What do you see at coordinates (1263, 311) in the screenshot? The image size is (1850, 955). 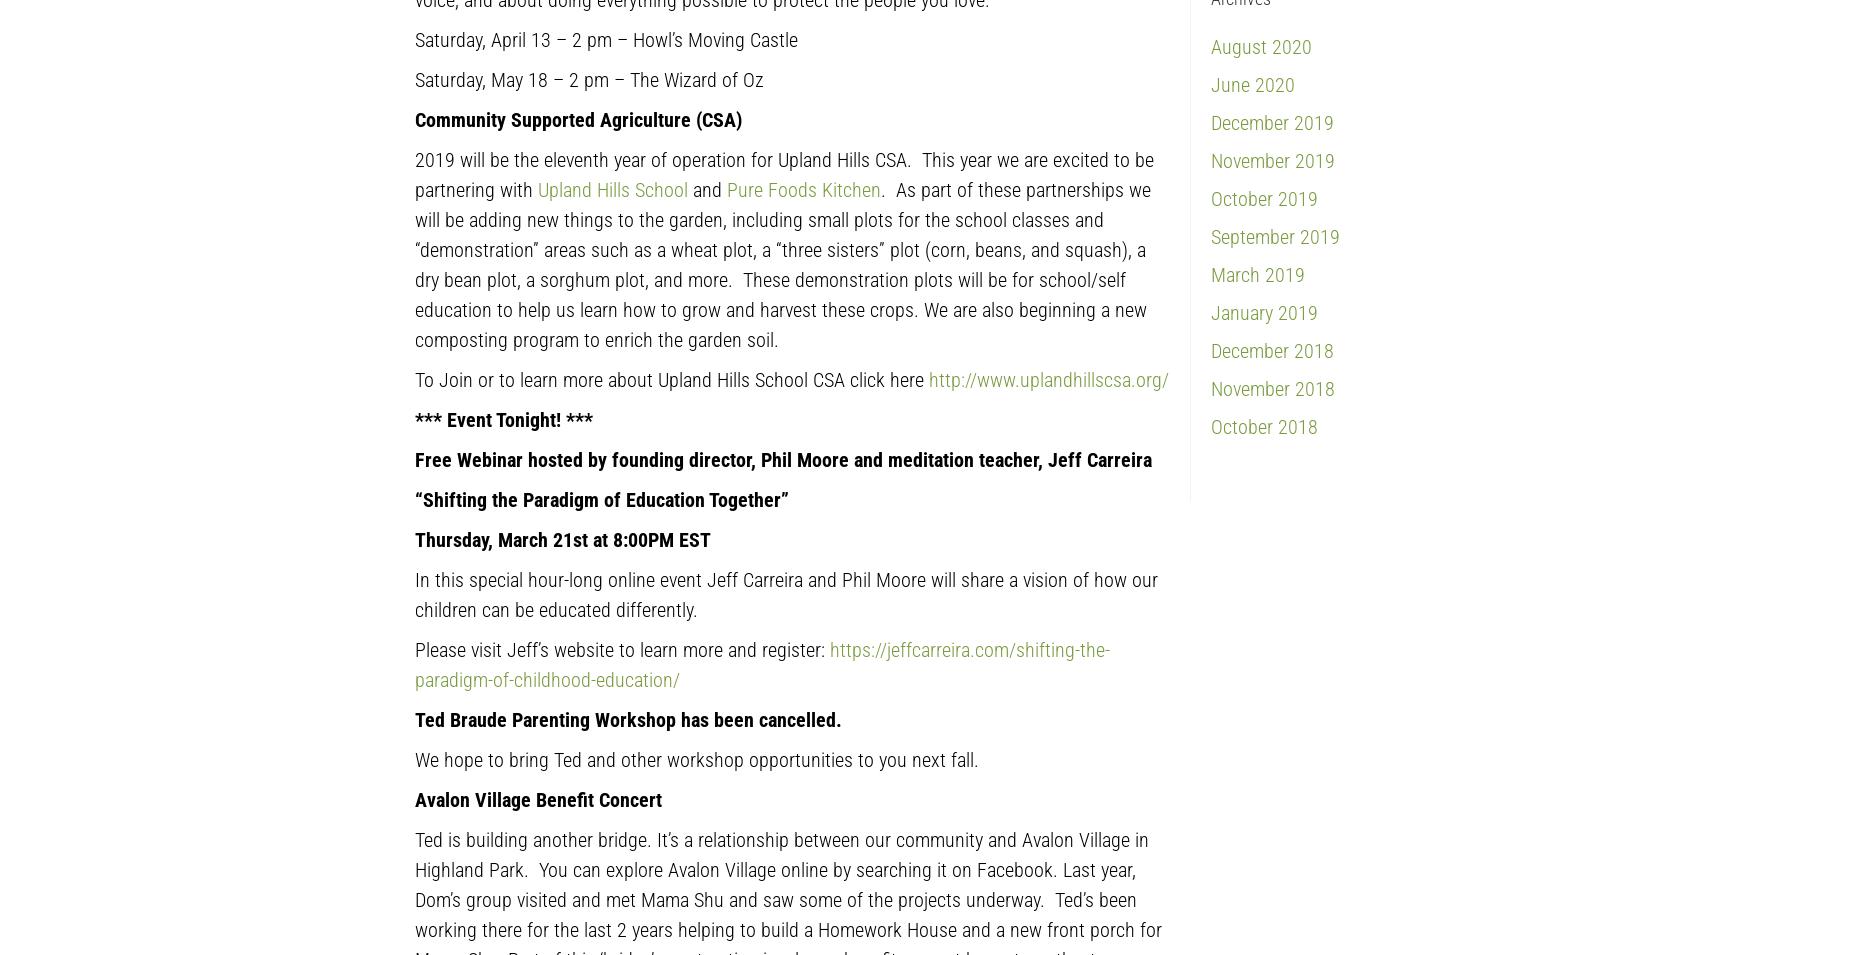 I see `'January 2019'` at bounding box center [1263, 311].